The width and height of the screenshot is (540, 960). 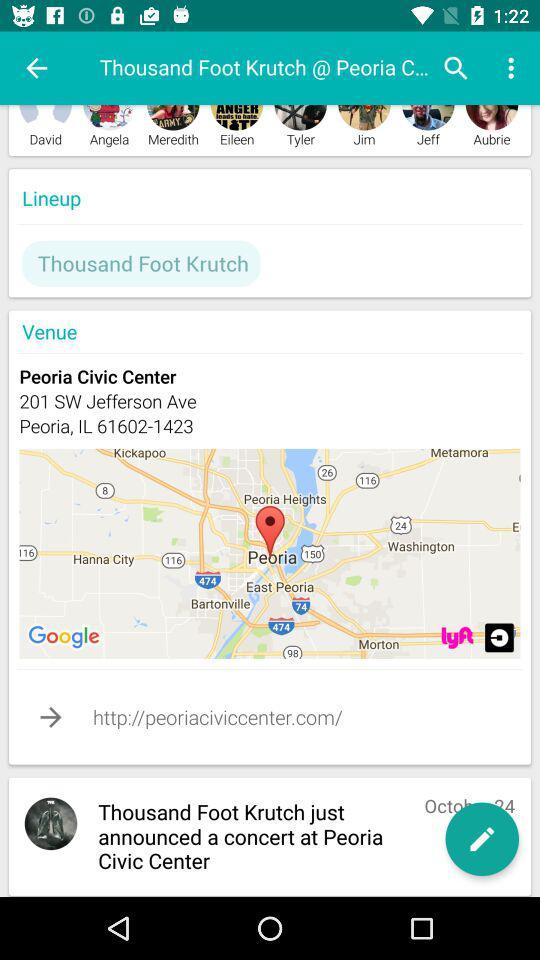 What do you see at coordinates (481, 839) in the screenshot?
I see `edit` at bounding box center [481, 839].